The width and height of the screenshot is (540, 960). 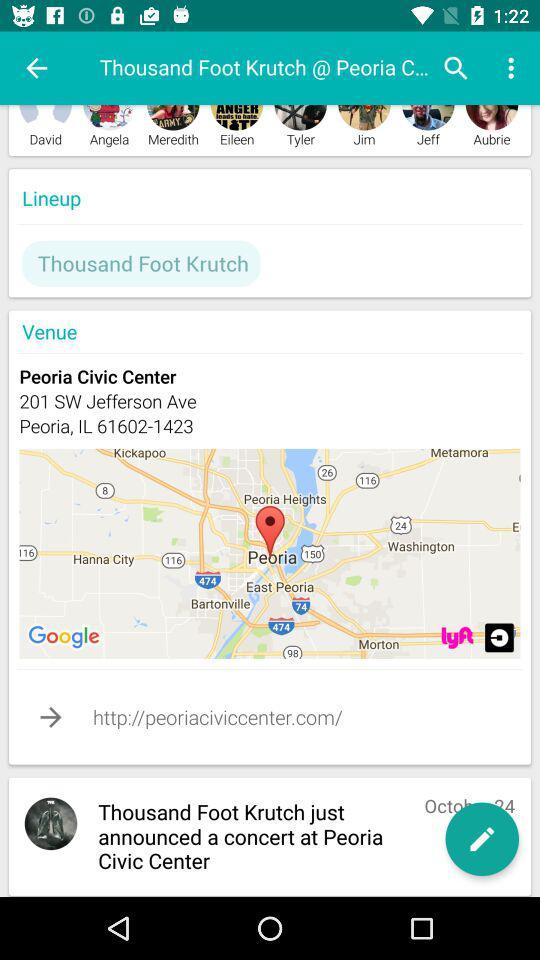 What do you see at coordinates (481, 839) in the screenshot?
I see `edit` at bounding box center [481, 839].